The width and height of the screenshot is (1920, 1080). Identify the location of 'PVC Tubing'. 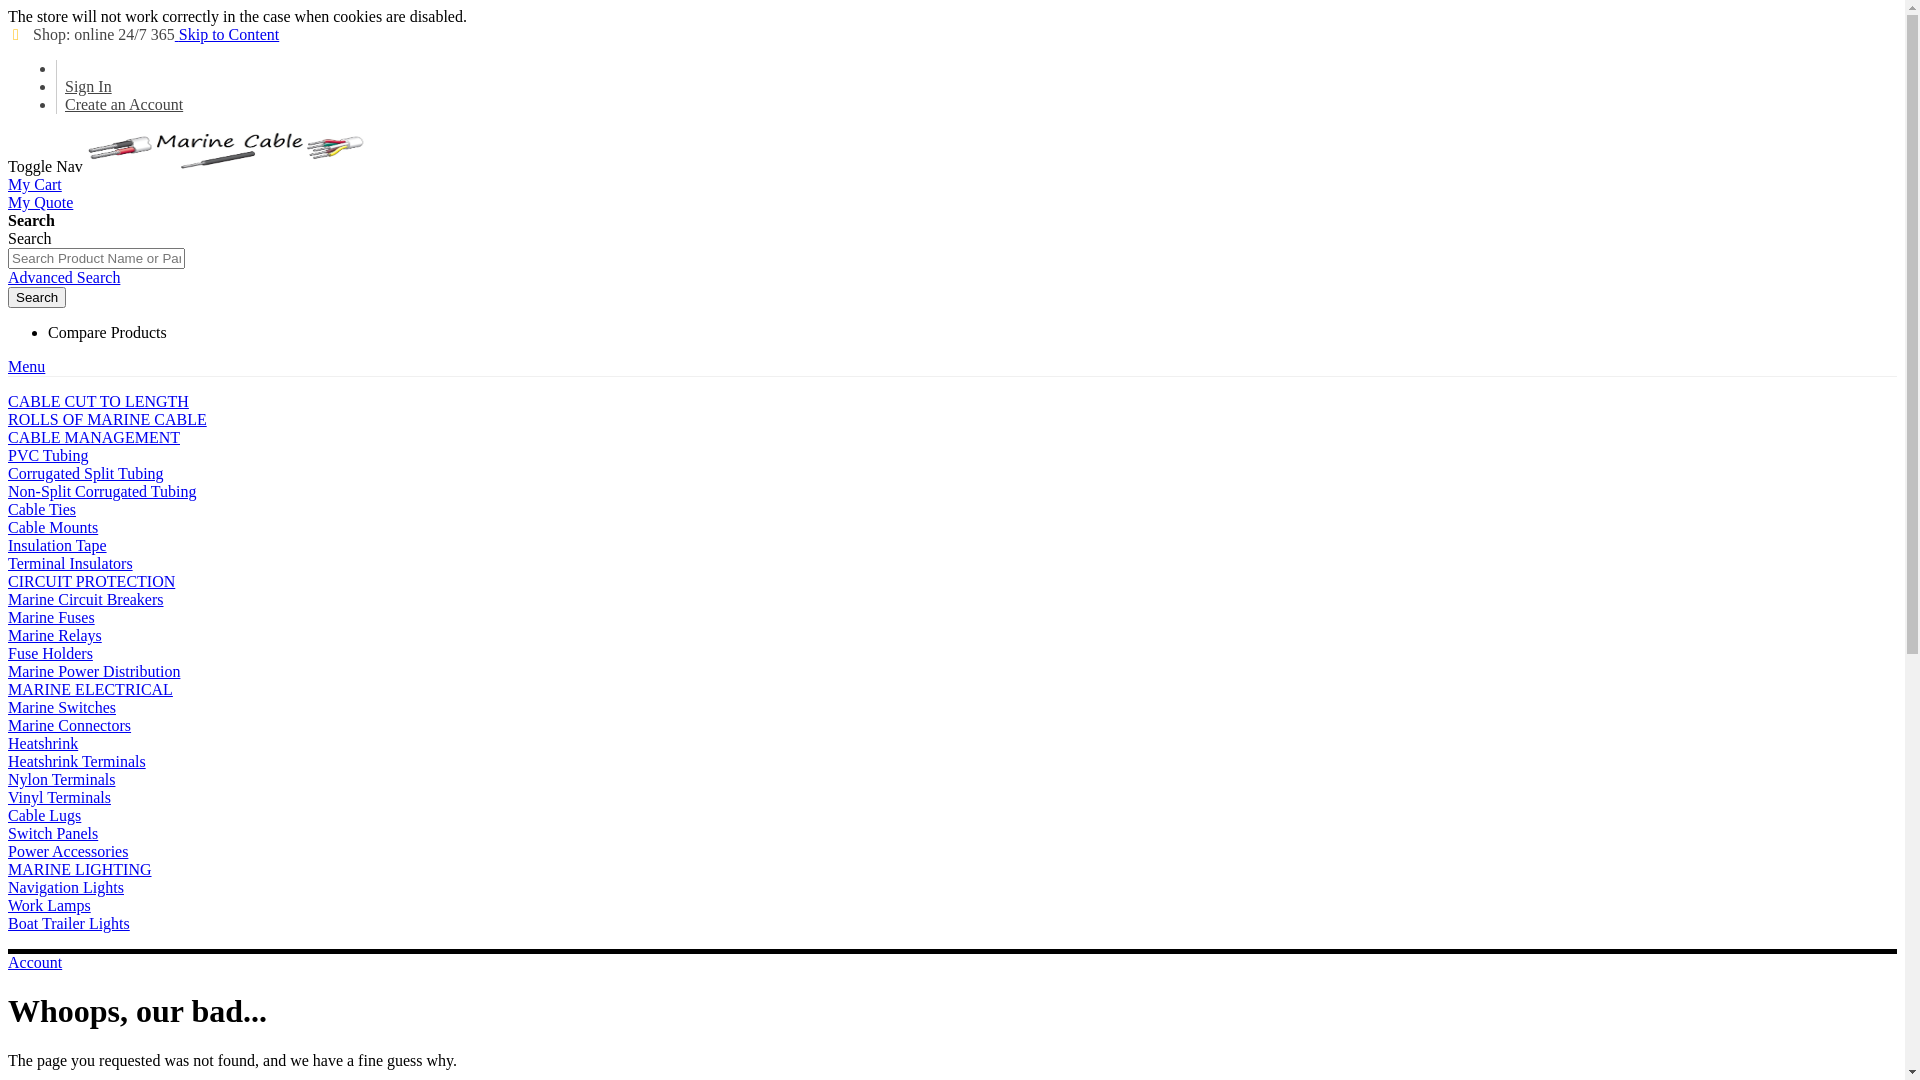
(48, 455).